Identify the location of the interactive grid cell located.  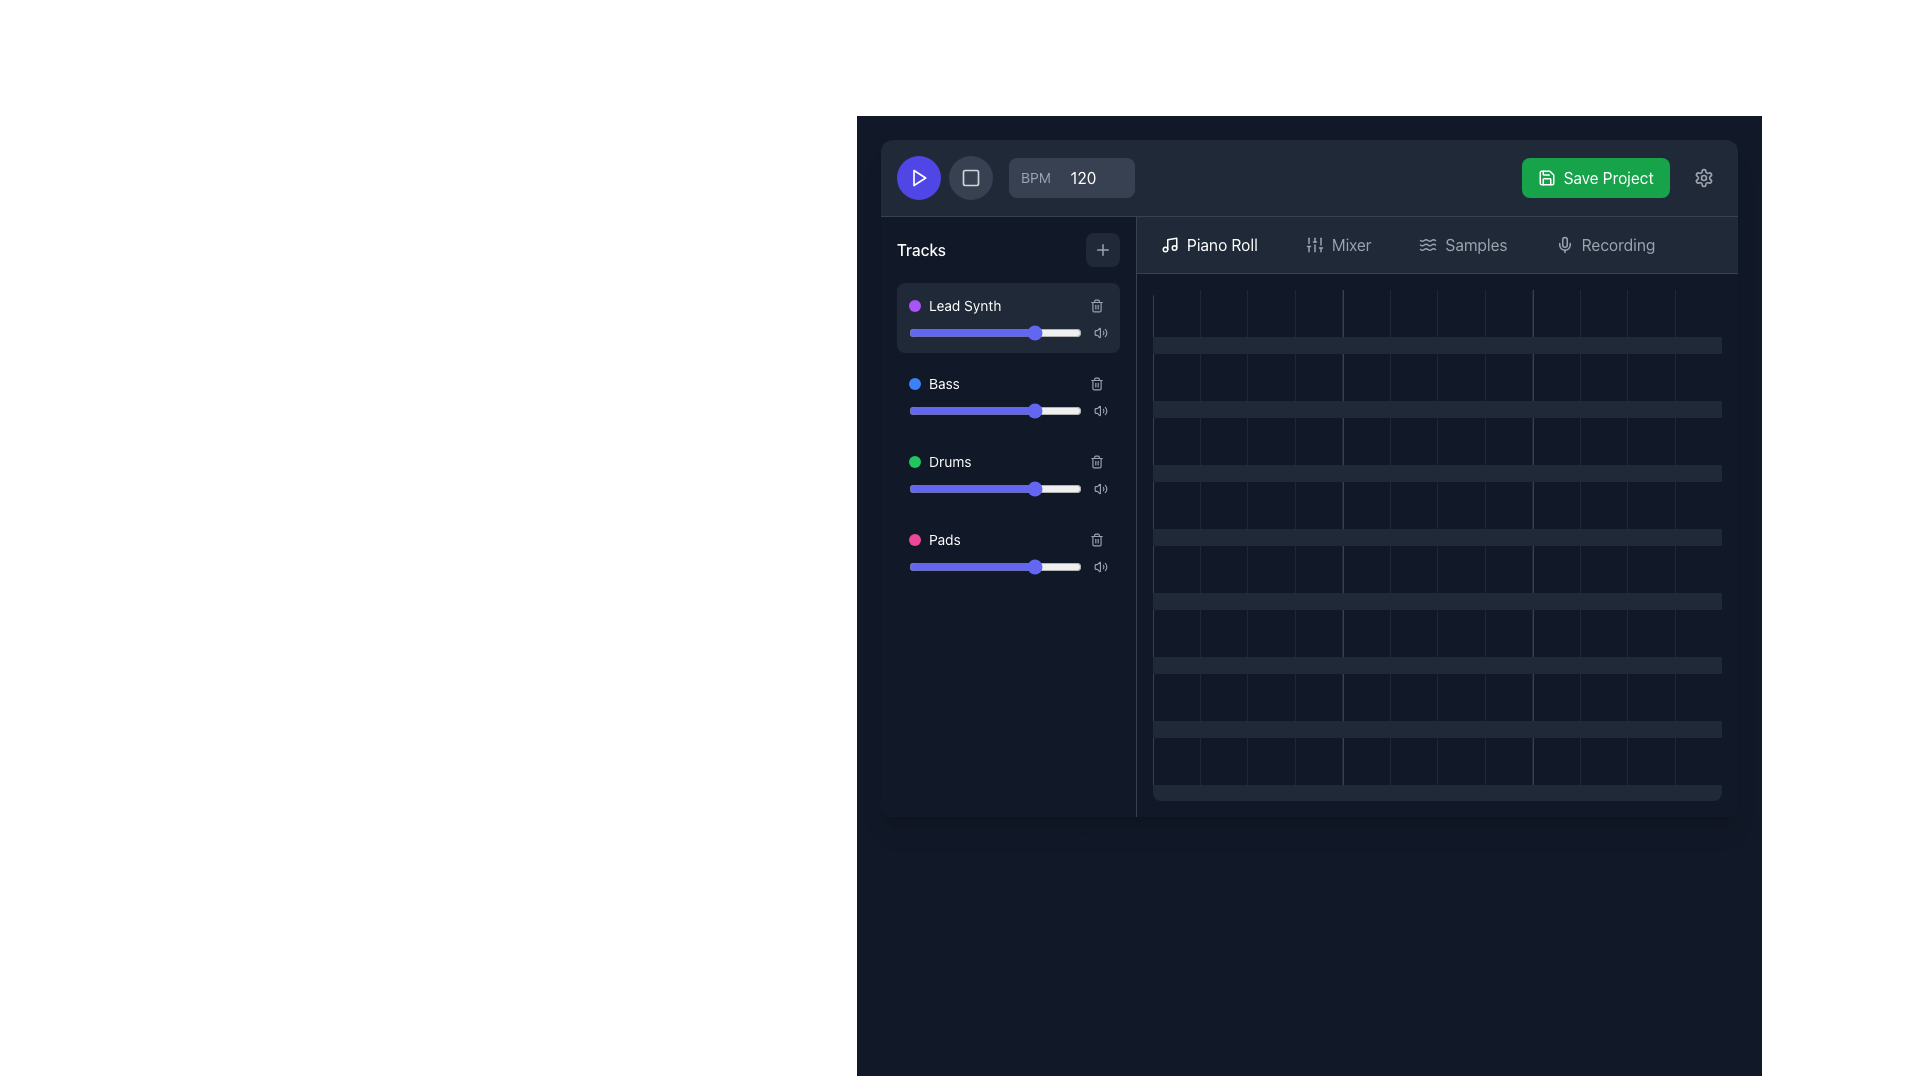
(1555, 504).